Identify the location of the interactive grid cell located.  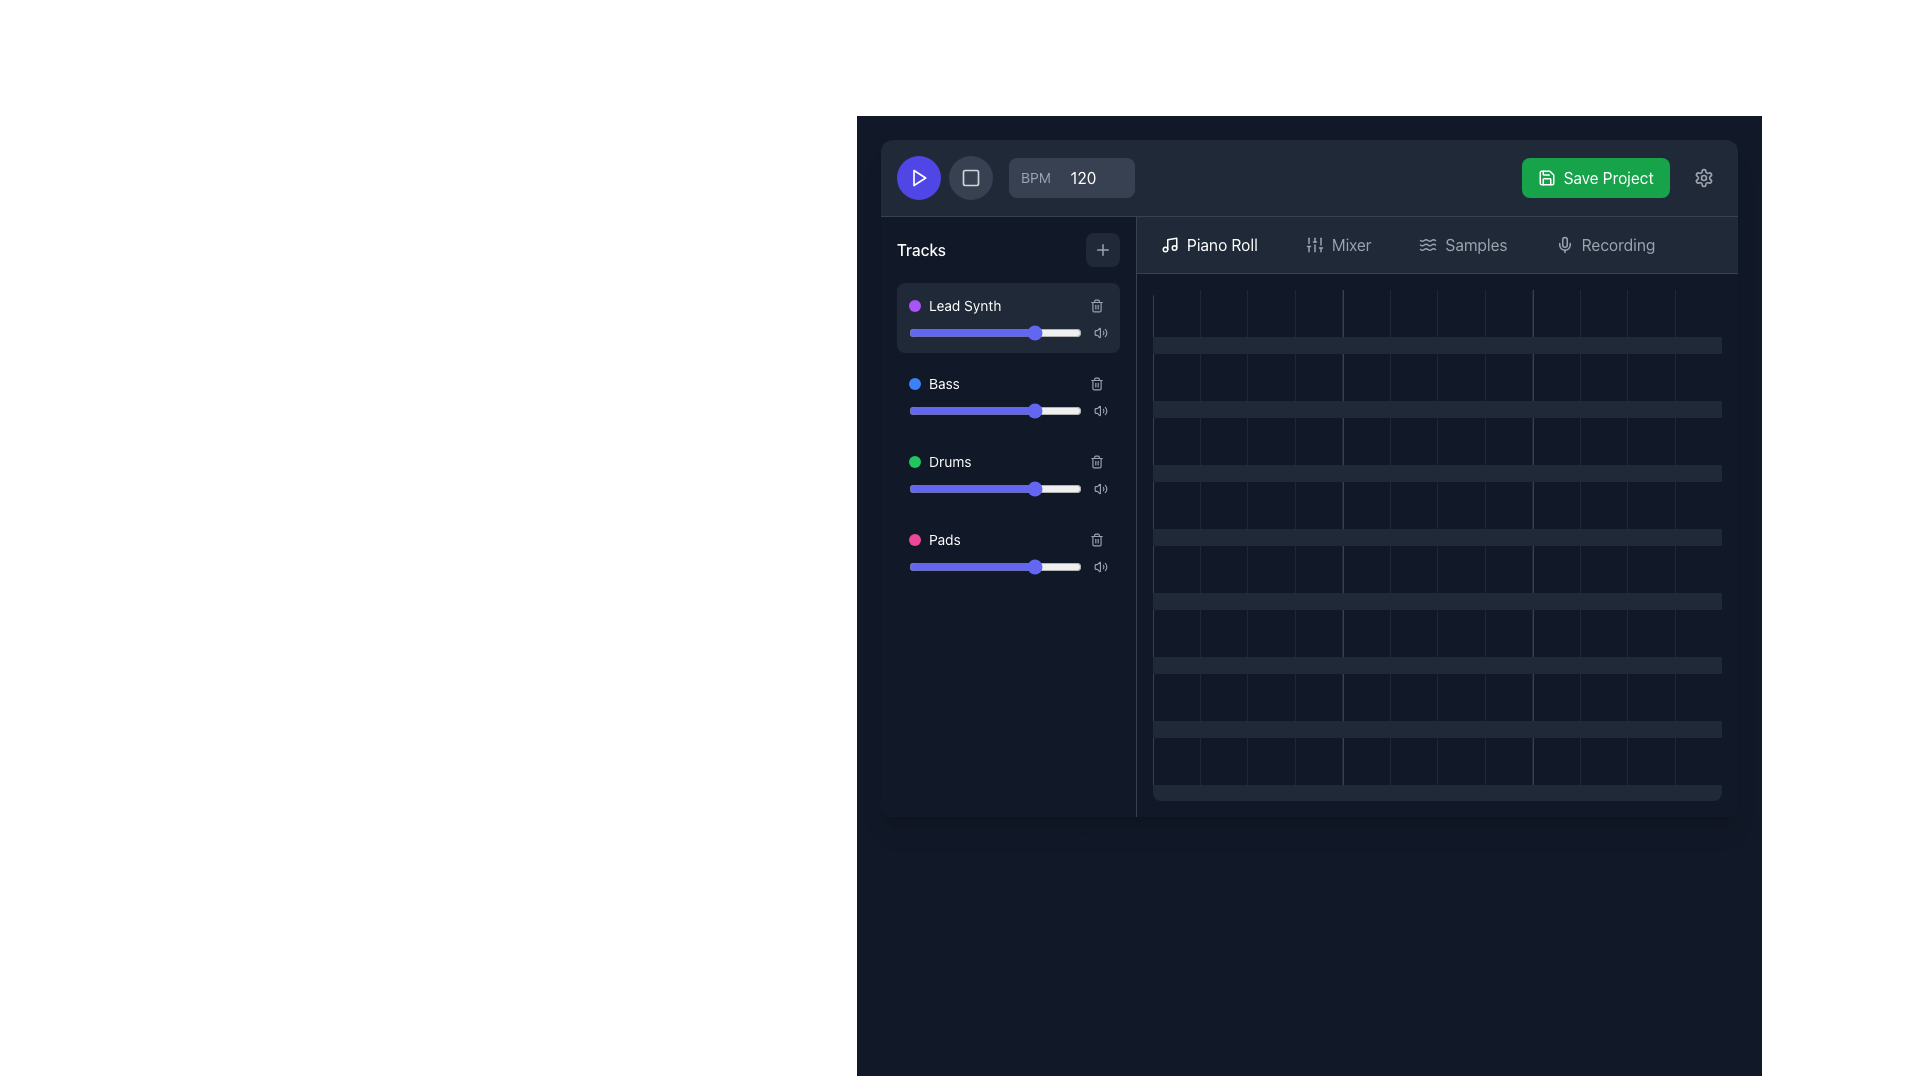
(1555, 504).